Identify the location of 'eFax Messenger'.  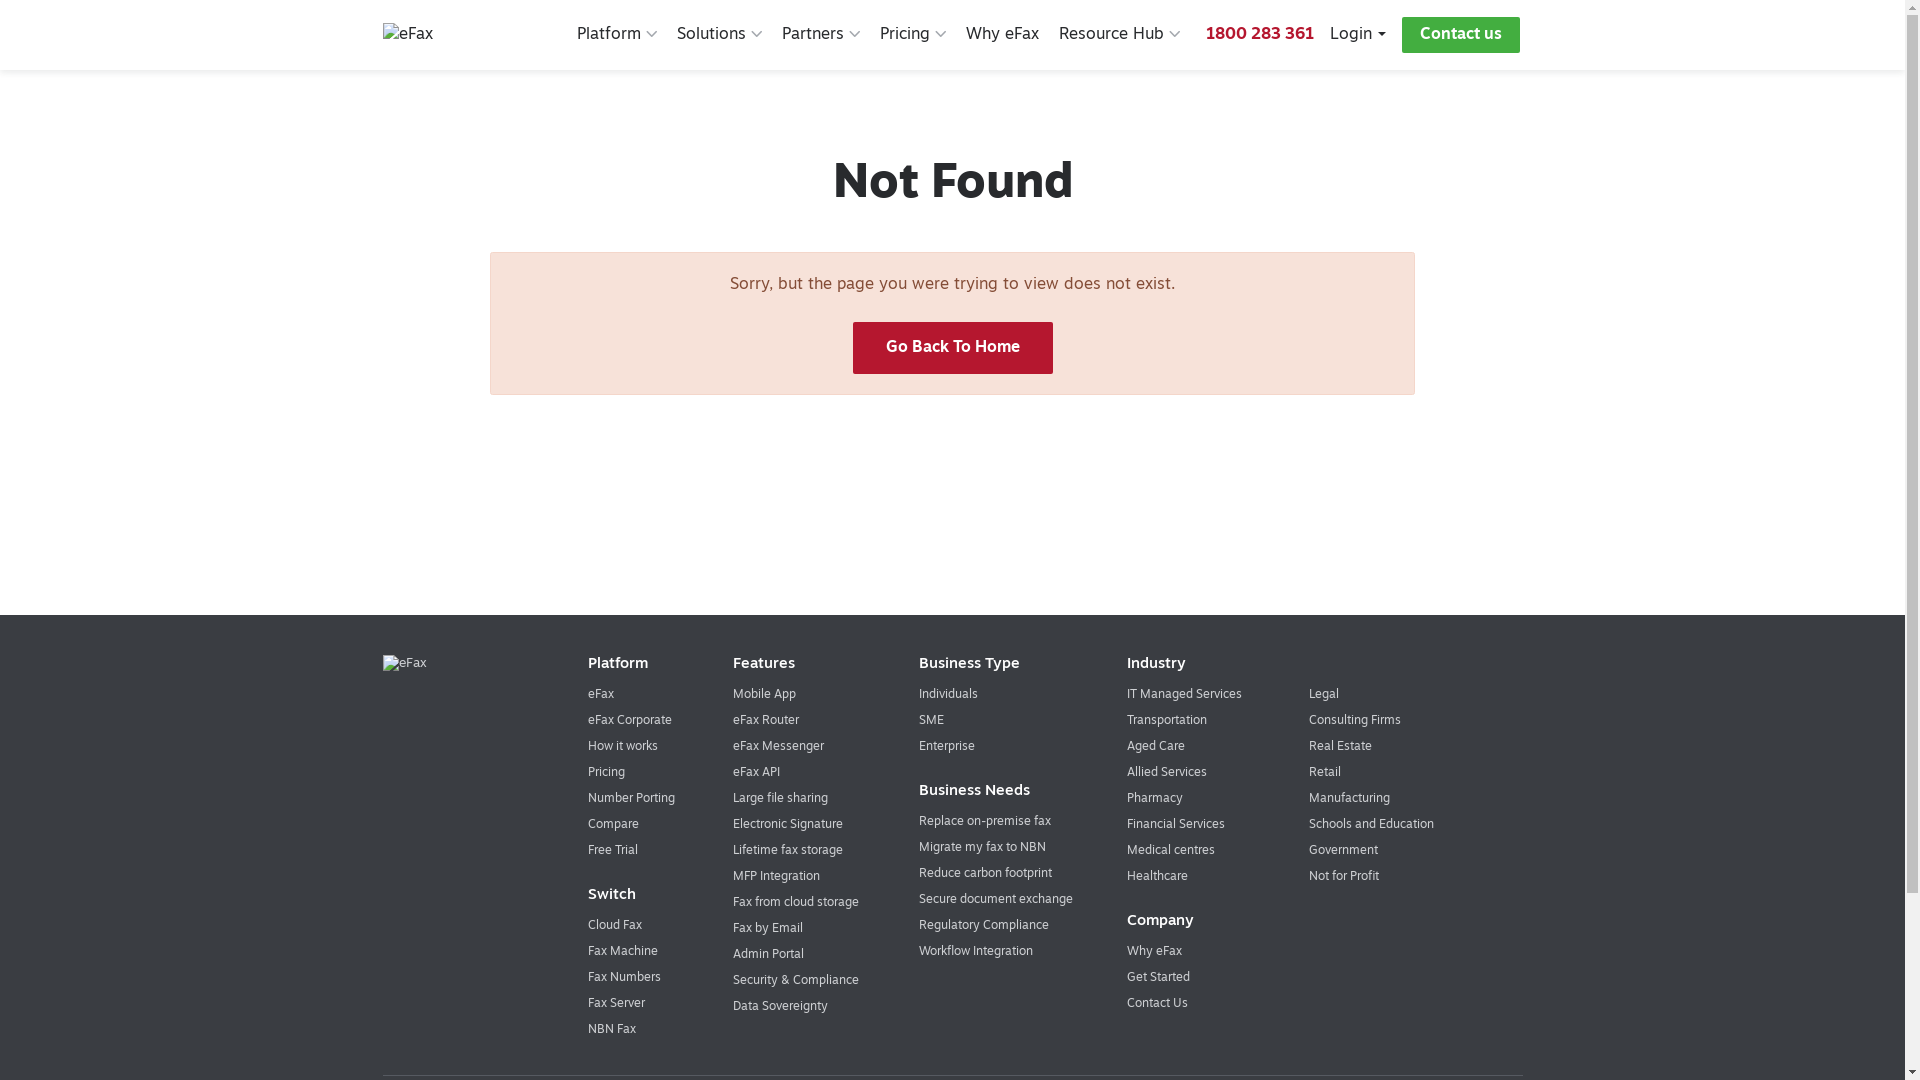
(777, 747).